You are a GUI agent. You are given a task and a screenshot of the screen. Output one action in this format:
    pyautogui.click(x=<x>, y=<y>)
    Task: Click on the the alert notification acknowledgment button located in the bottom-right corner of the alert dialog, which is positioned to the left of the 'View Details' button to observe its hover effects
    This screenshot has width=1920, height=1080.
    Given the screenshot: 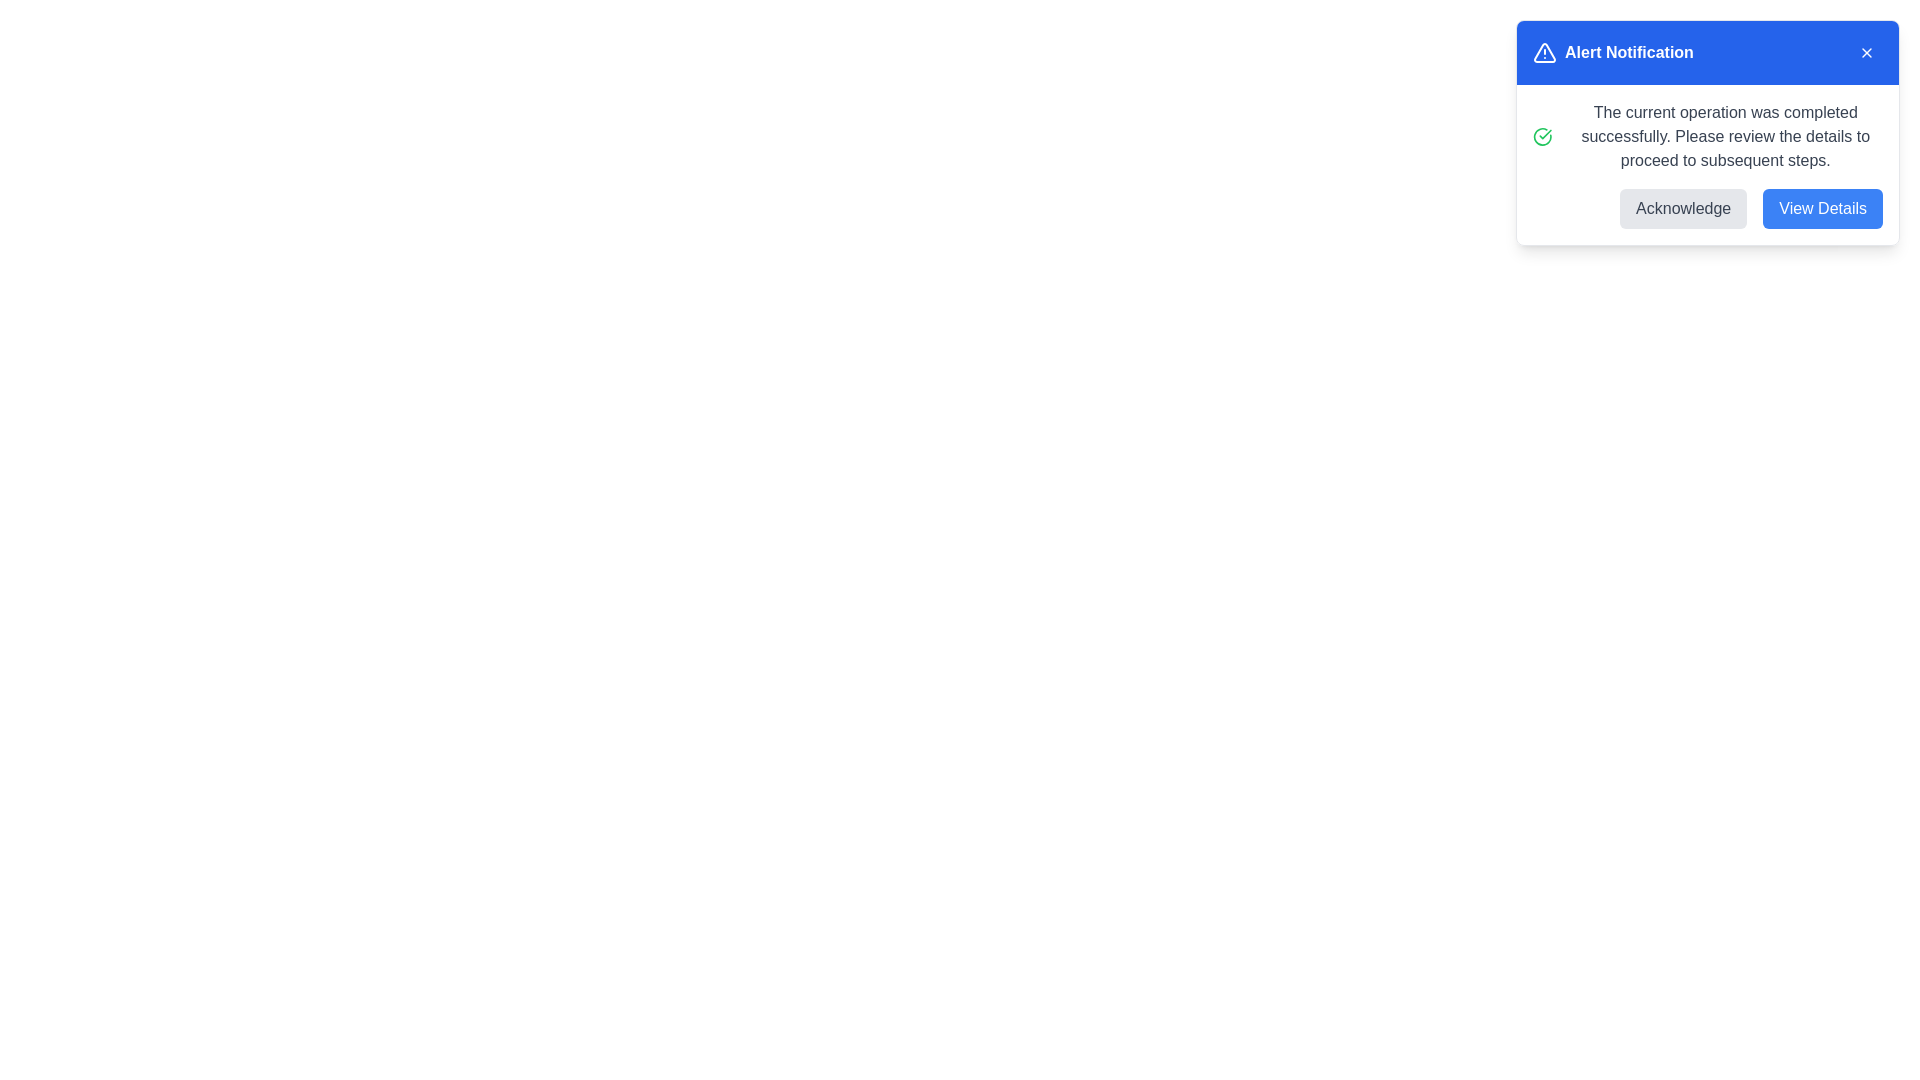 What is the action you would take?
    pyautogui.click(x=1682, y=208)
    